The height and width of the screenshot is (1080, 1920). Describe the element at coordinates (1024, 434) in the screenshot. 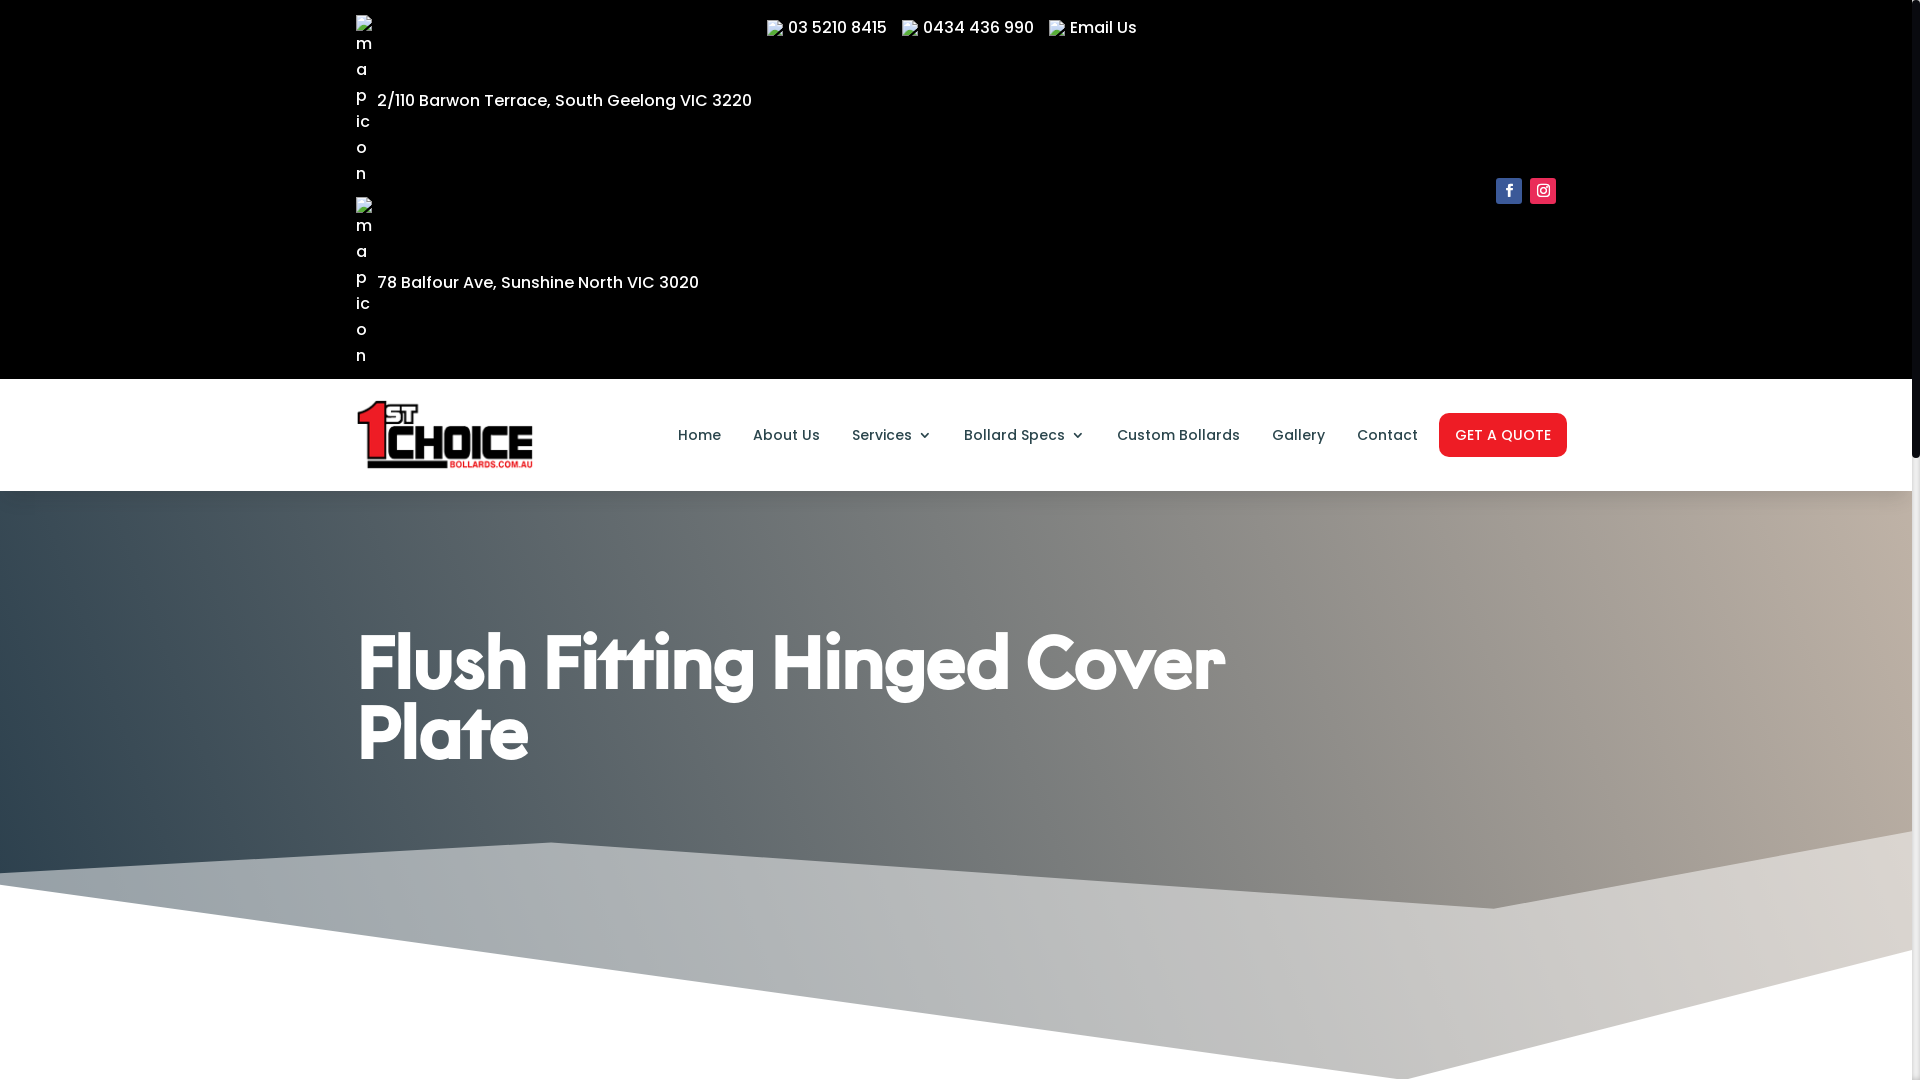

I see `'Bollard Specs'` at that location.